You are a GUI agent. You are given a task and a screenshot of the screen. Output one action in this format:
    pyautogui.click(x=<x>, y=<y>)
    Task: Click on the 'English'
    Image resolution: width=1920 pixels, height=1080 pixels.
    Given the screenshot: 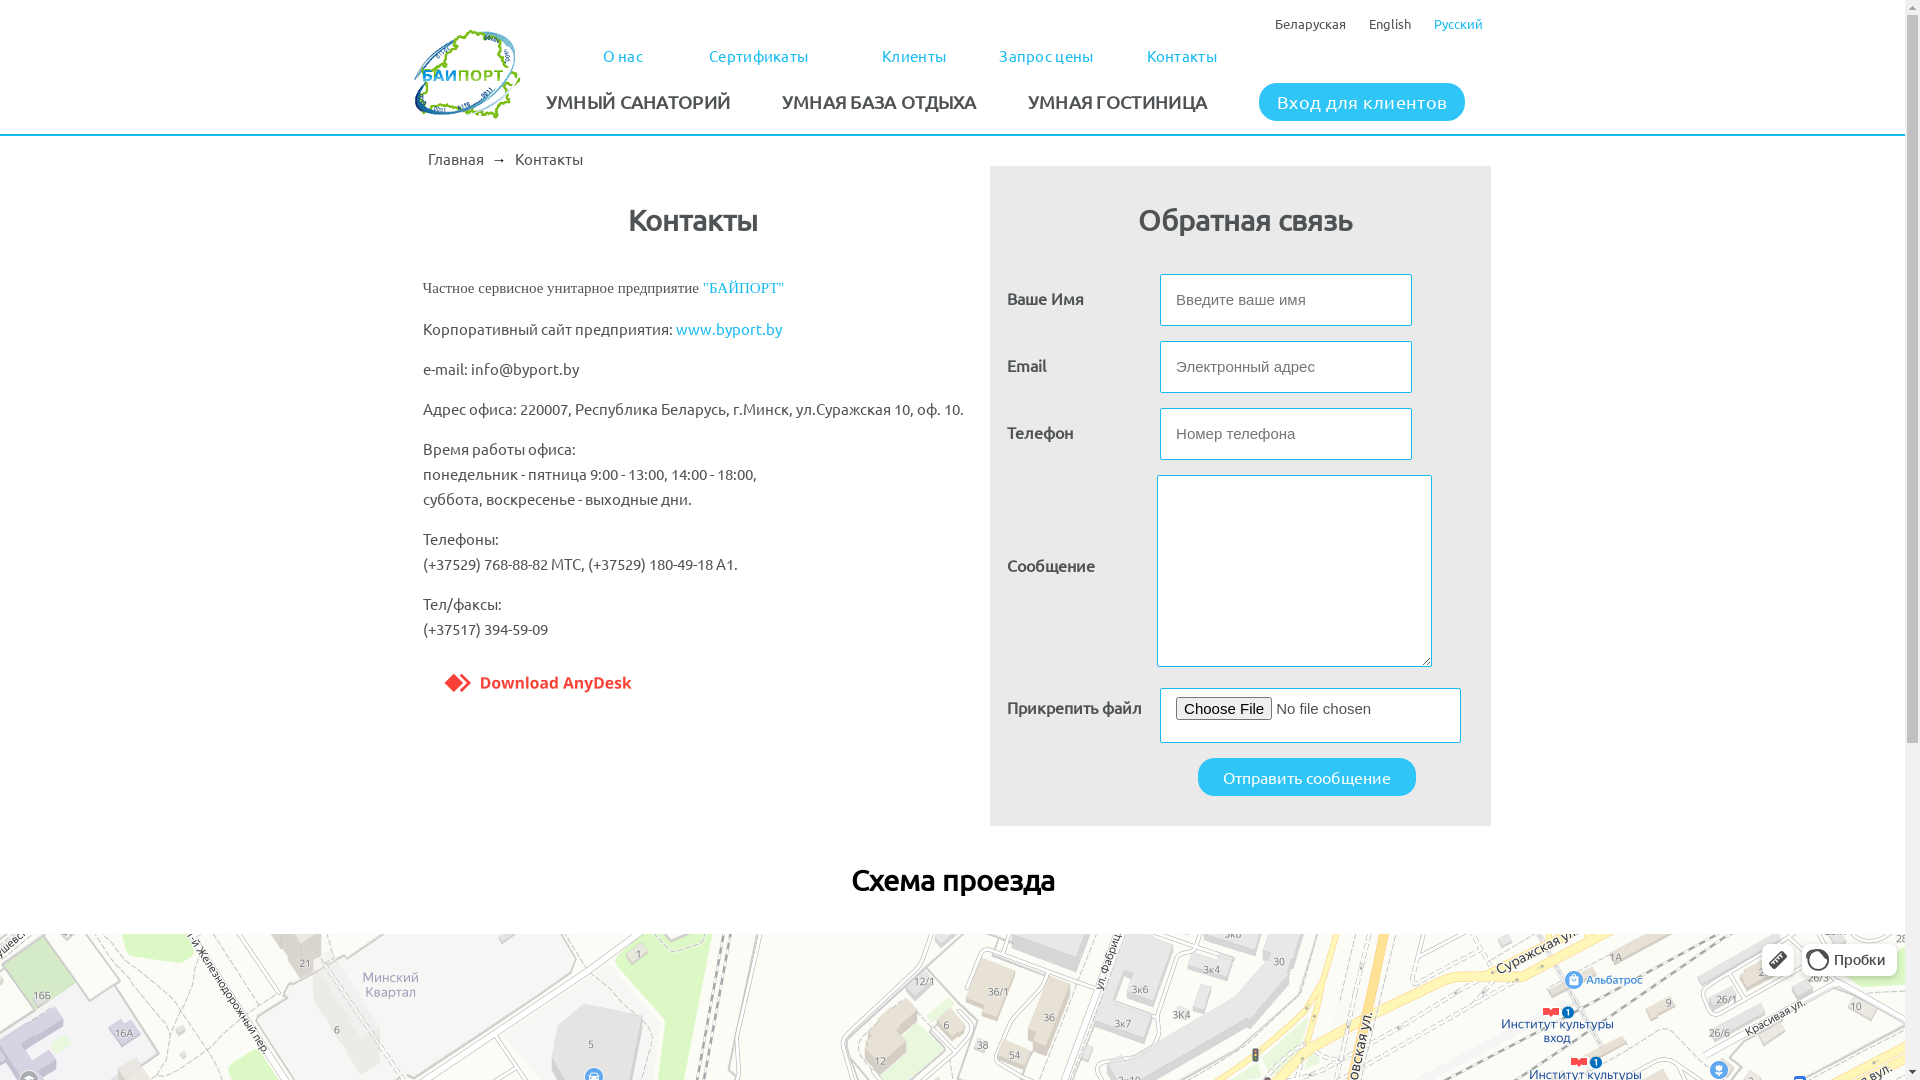 What is the action you would take?
    pyautogui.click(x=1387, y=23)
    